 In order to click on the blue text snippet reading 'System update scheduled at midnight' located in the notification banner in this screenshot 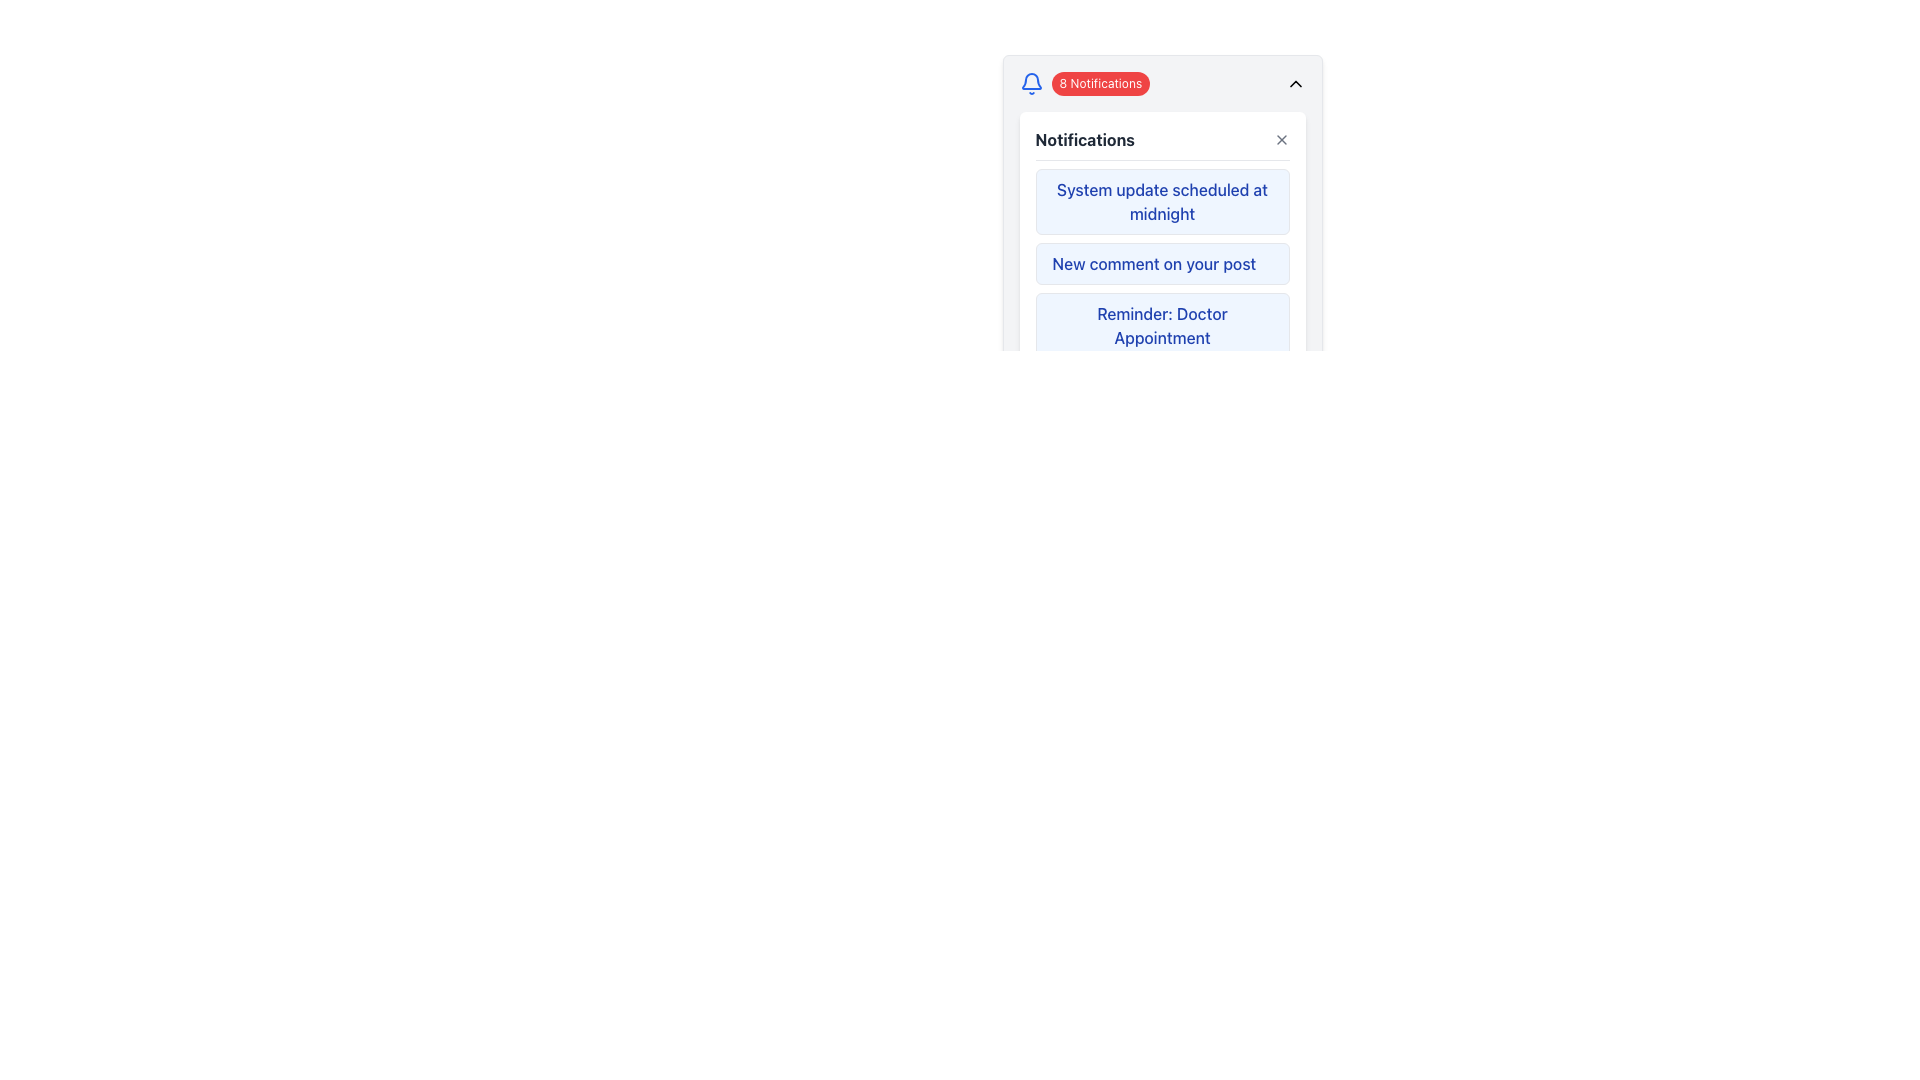, I will do `click(1162, 201)`.